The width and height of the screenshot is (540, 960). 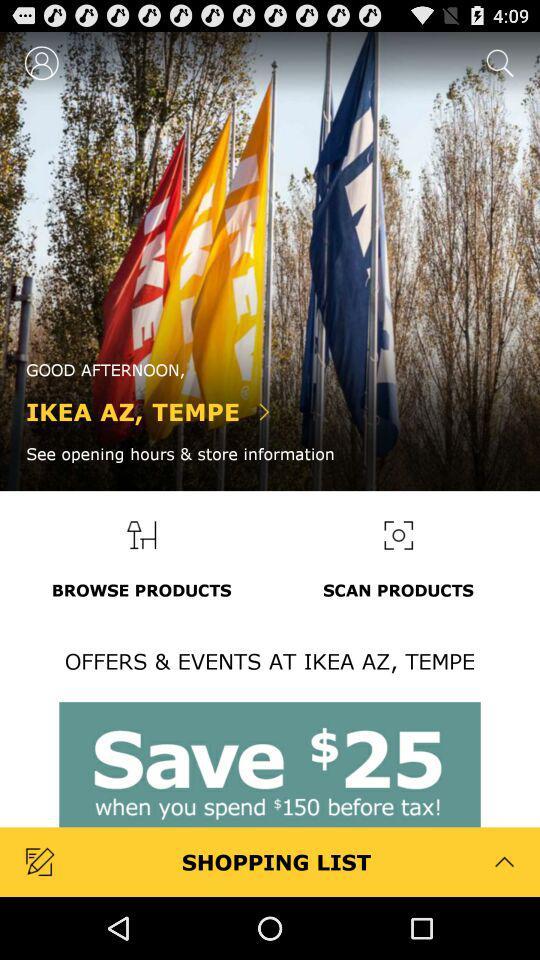 What do you see at coordinates (42, 62) in the screenshot?
I see `the icon at the top left corner` at bounding box center [42, 62].